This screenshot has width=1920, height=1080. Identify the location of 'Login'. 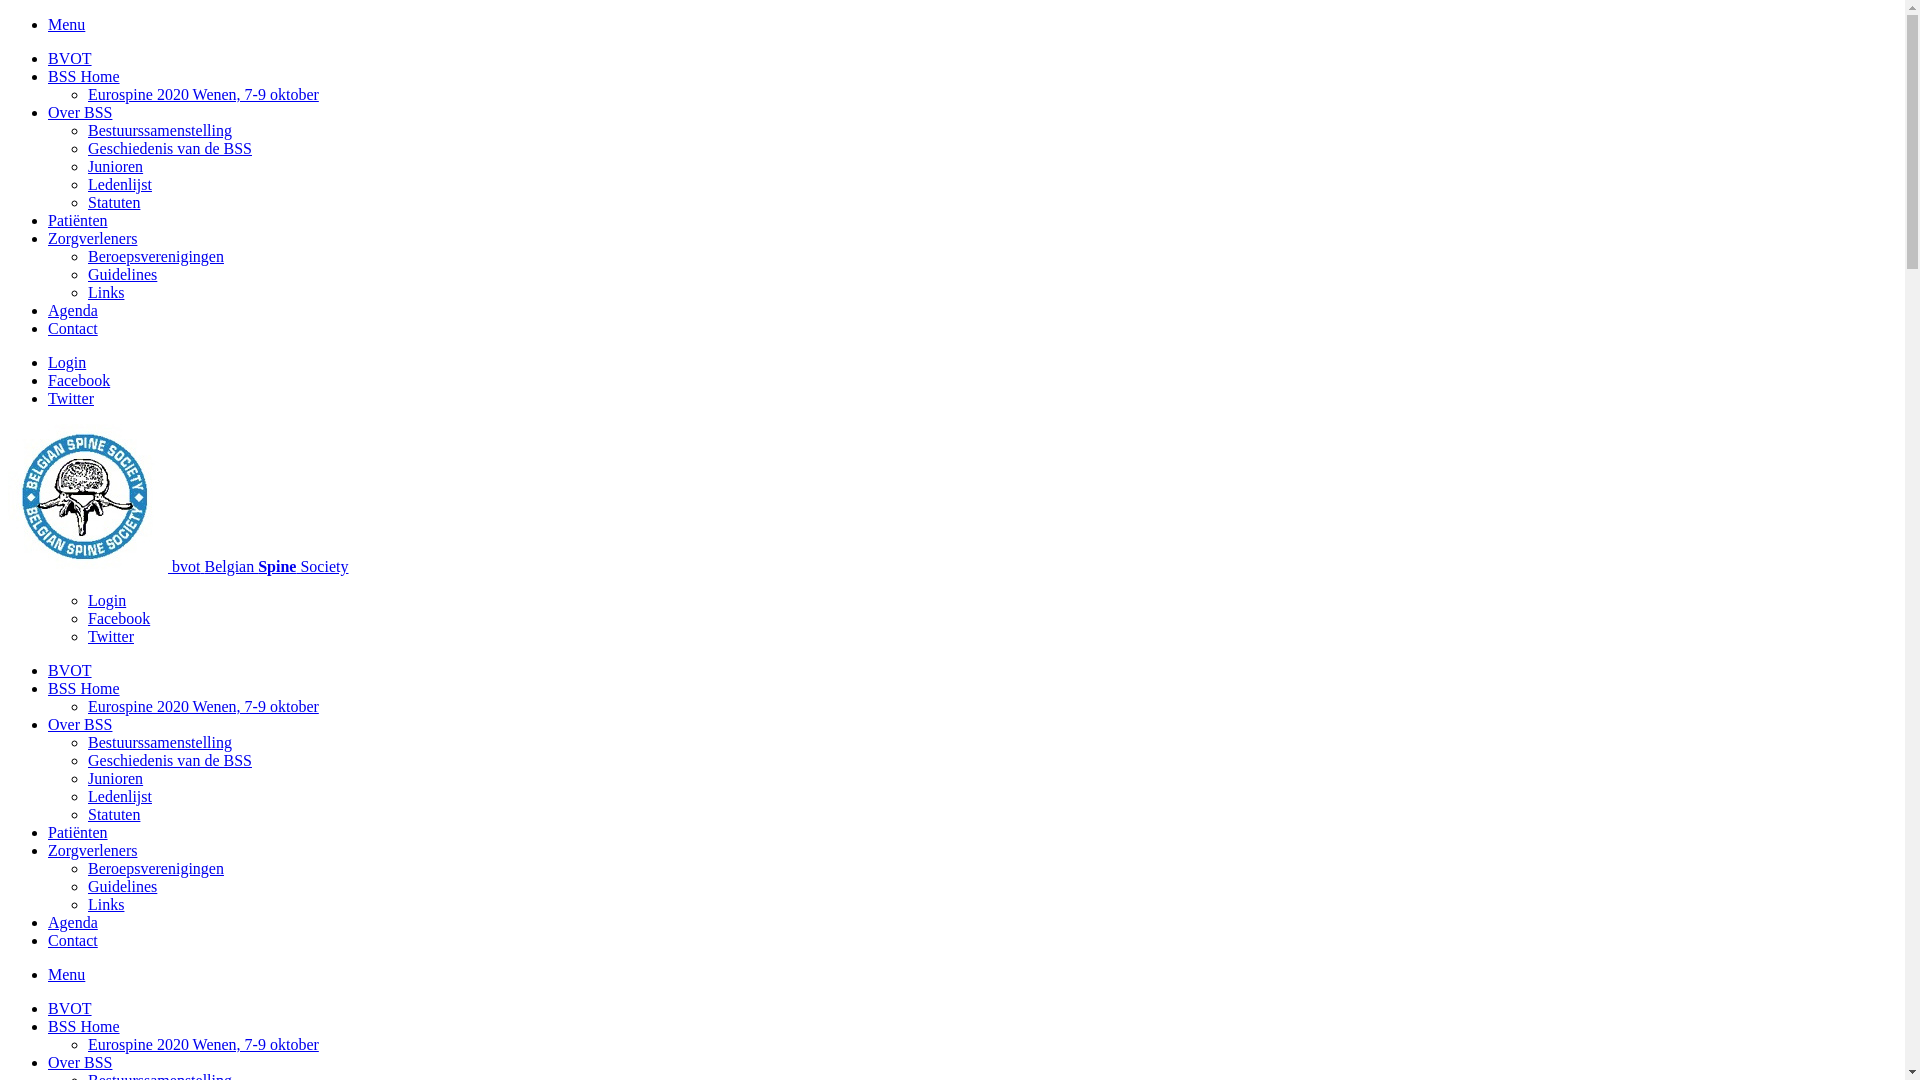
(67, 362).